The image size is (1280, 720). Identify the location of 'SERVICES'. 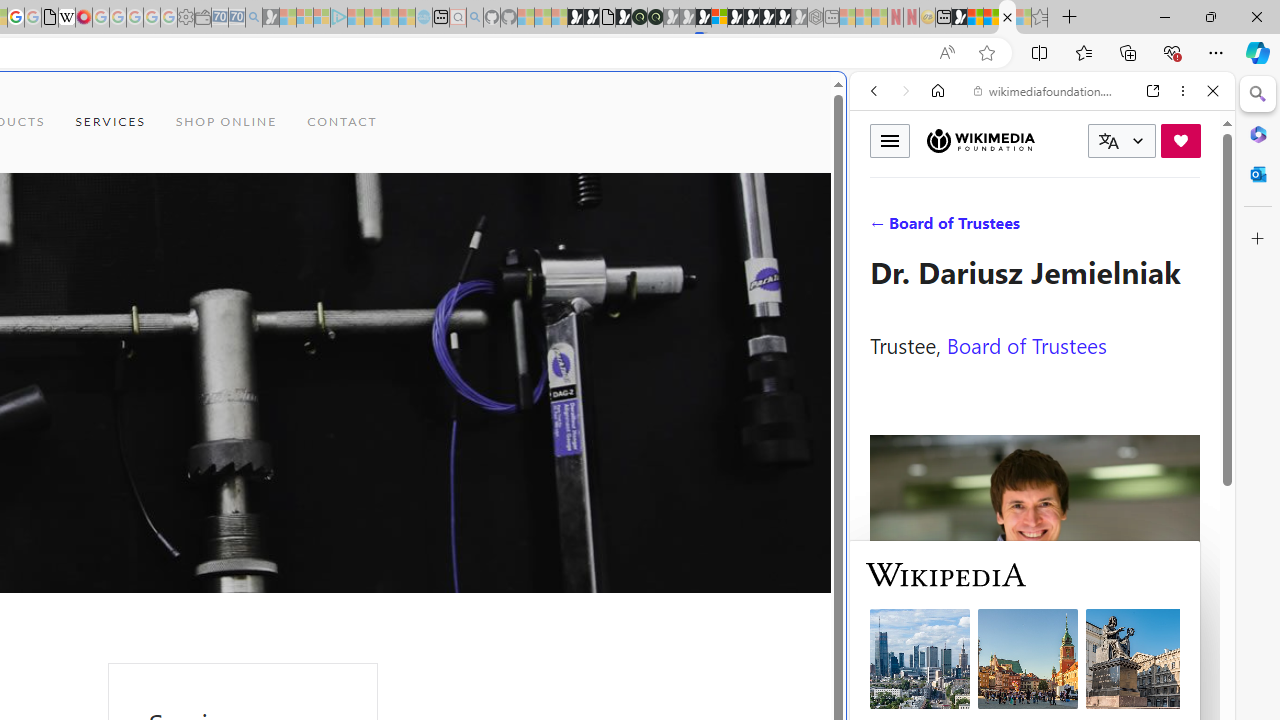
(109, 122).